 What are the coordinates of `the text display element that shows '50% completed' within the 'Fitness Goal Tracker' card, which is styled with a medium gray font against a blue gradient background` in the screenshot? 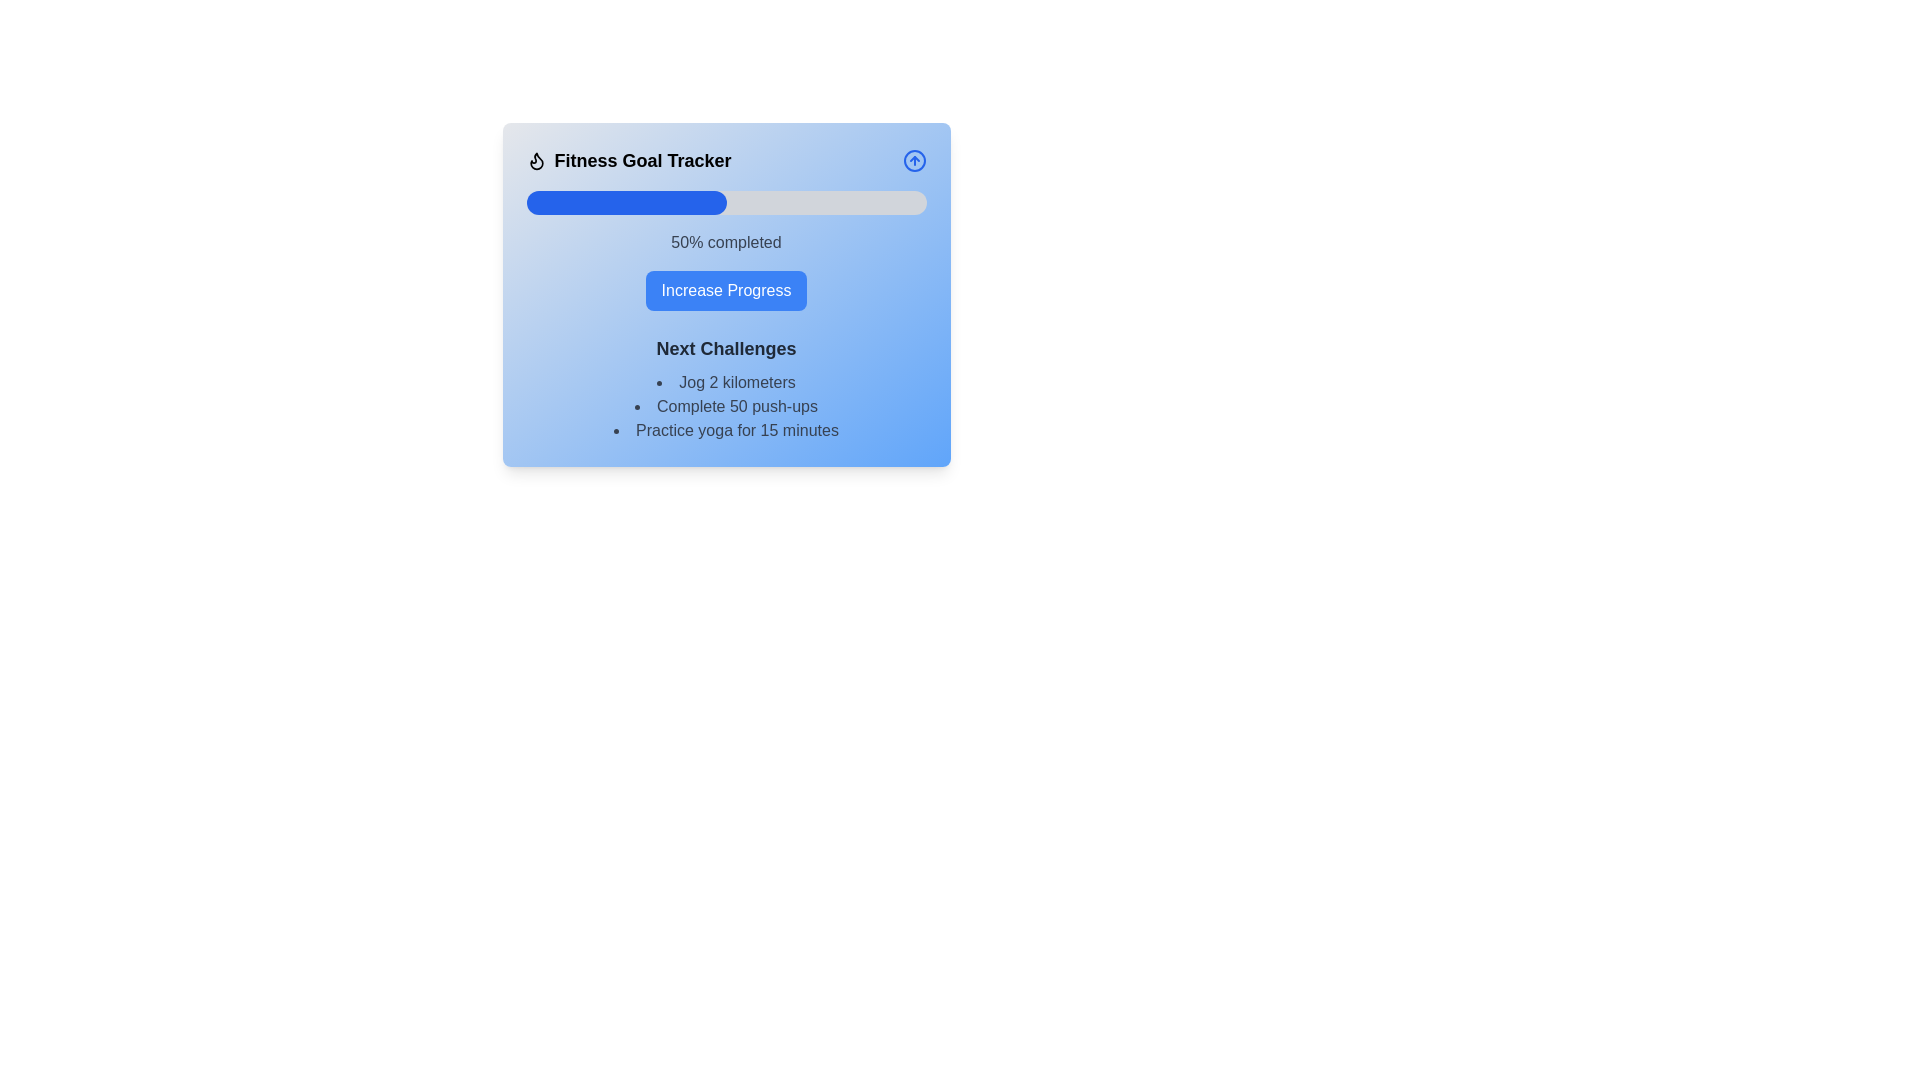 It's located at (725, 242).